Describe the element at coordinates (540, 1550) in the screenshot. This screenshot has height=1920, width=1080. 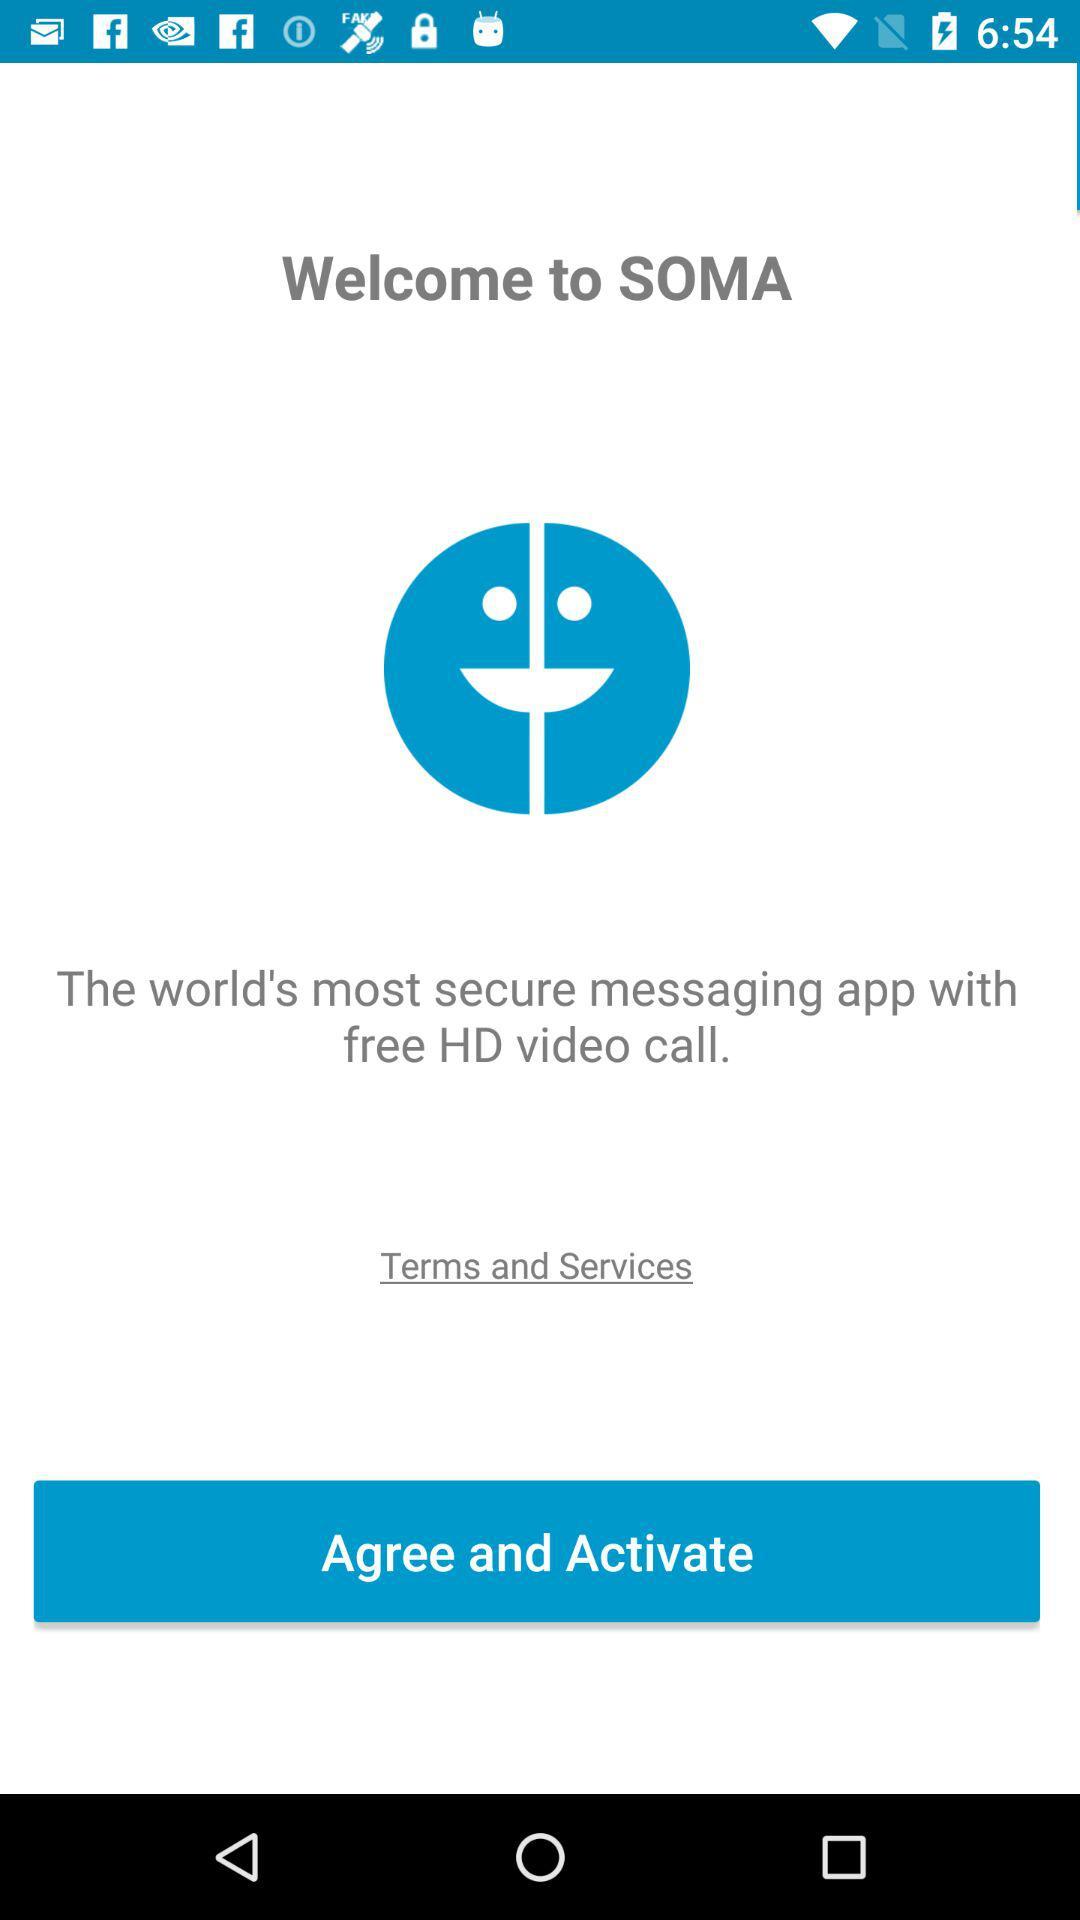
I see `item below terms and services item` at that location.